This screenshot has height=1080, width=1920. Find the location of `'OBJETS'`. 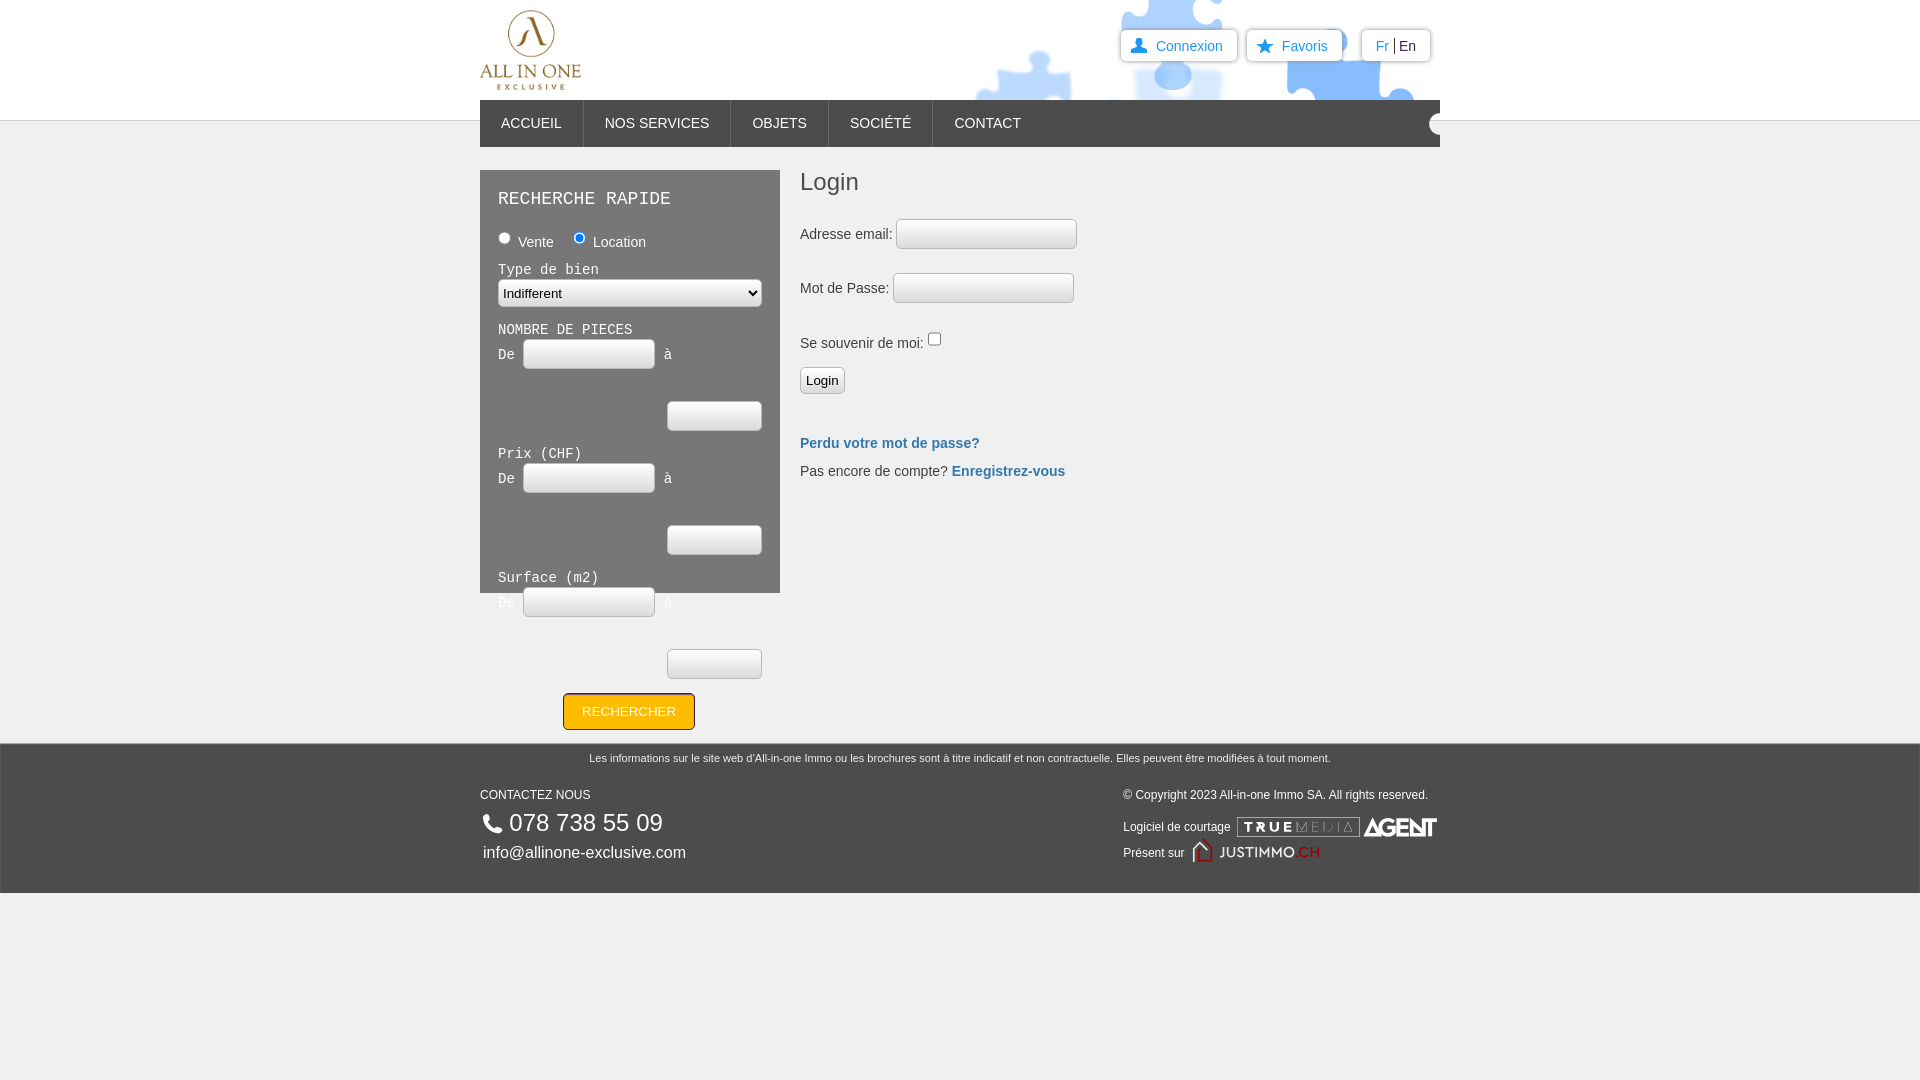

'OBJETS' is located at coordinates (729, 123).